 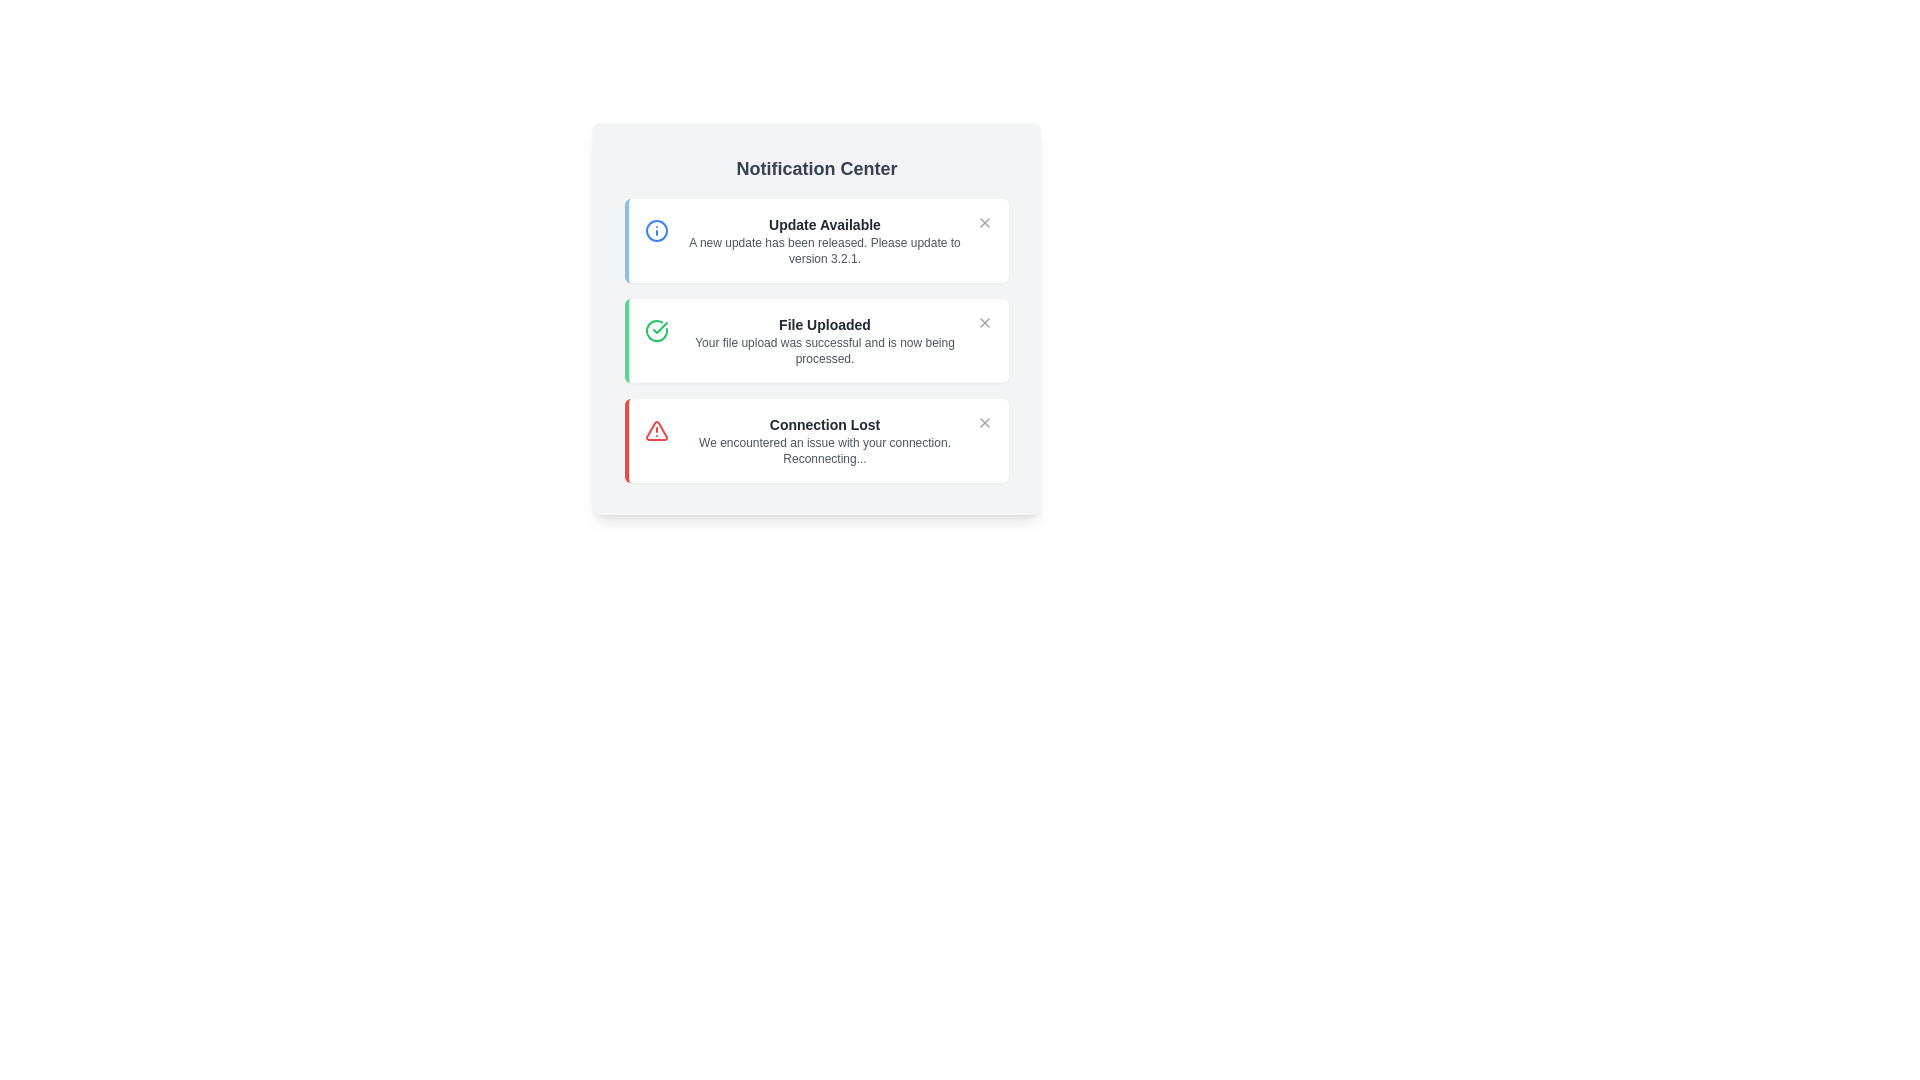 I want to click on the close button in the top-right corner of the 'File Uploaded' notification, so click(x=984, y=322).